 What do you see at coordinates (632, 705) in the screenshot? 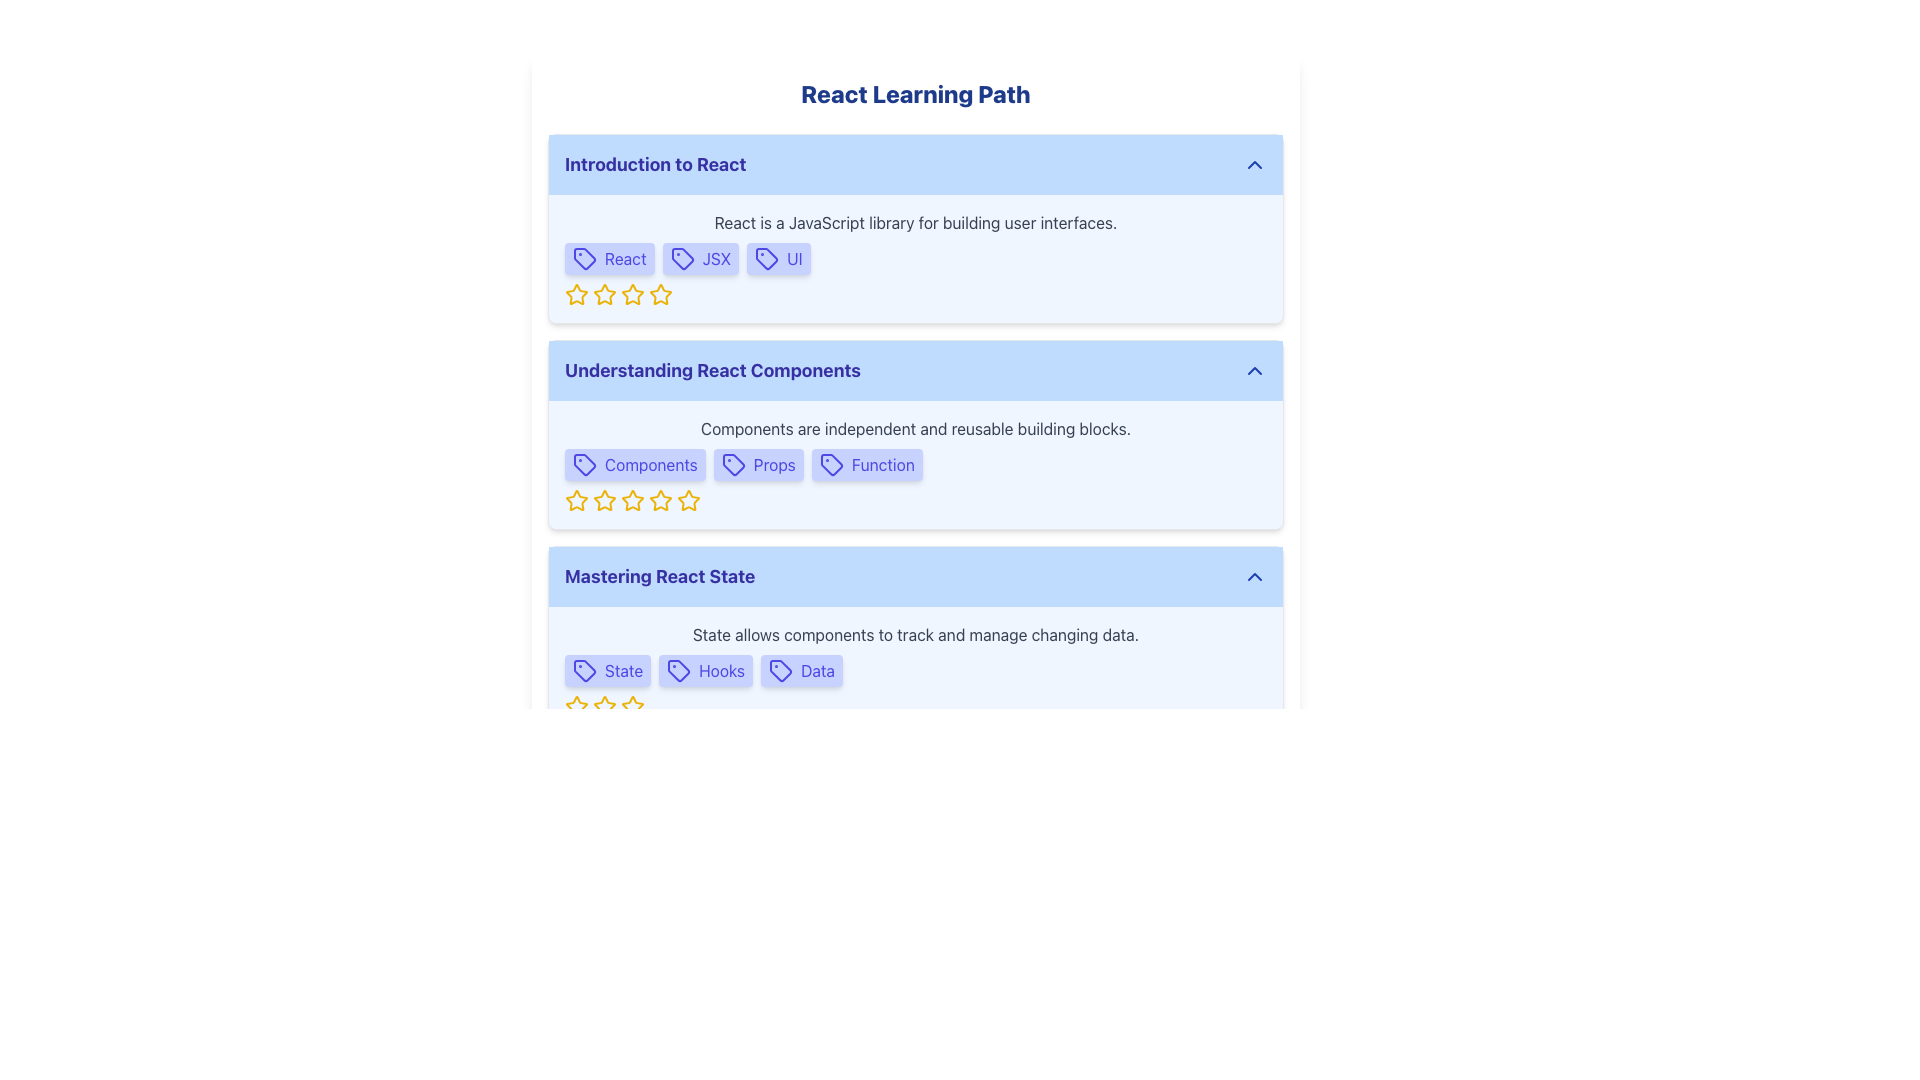
I see `the fifth yellow star icon in the rating system located at the bottom of the 'Mastering React State' section` at bounding box center [632, 705].